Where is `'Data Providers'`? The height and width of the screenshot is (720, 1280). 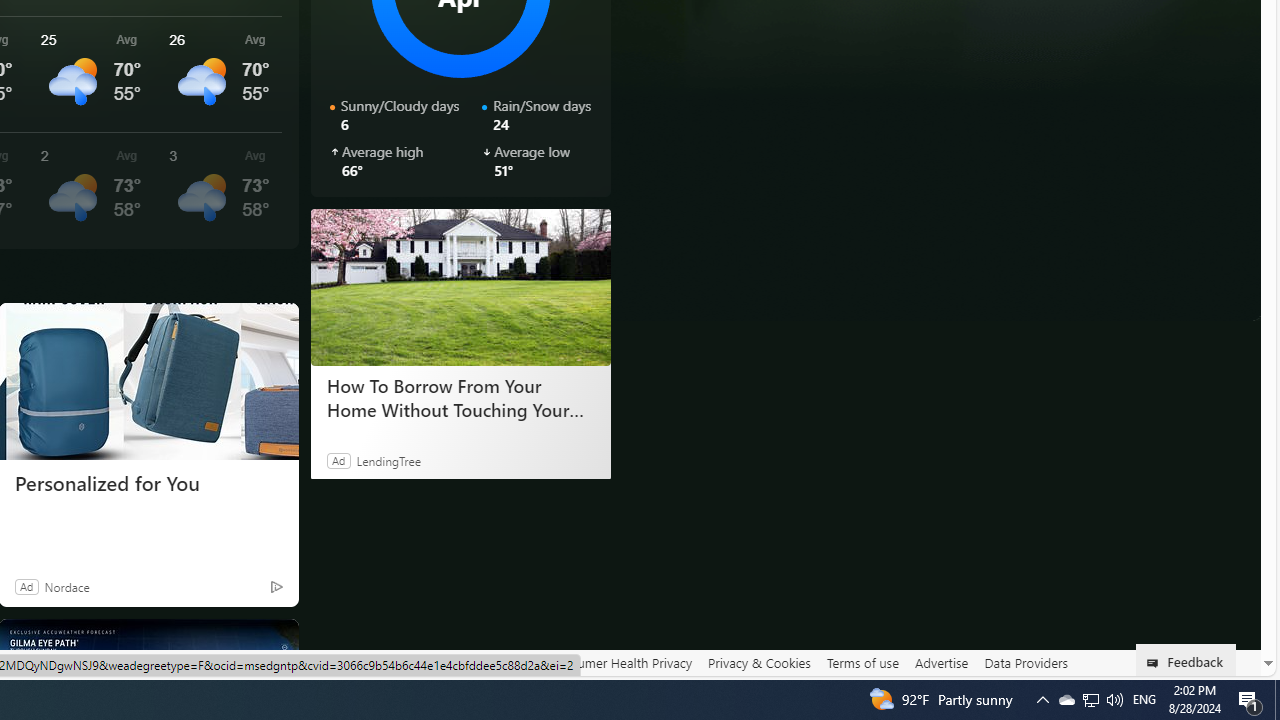
'Data Providers' is located at coordinates (1025, 662).